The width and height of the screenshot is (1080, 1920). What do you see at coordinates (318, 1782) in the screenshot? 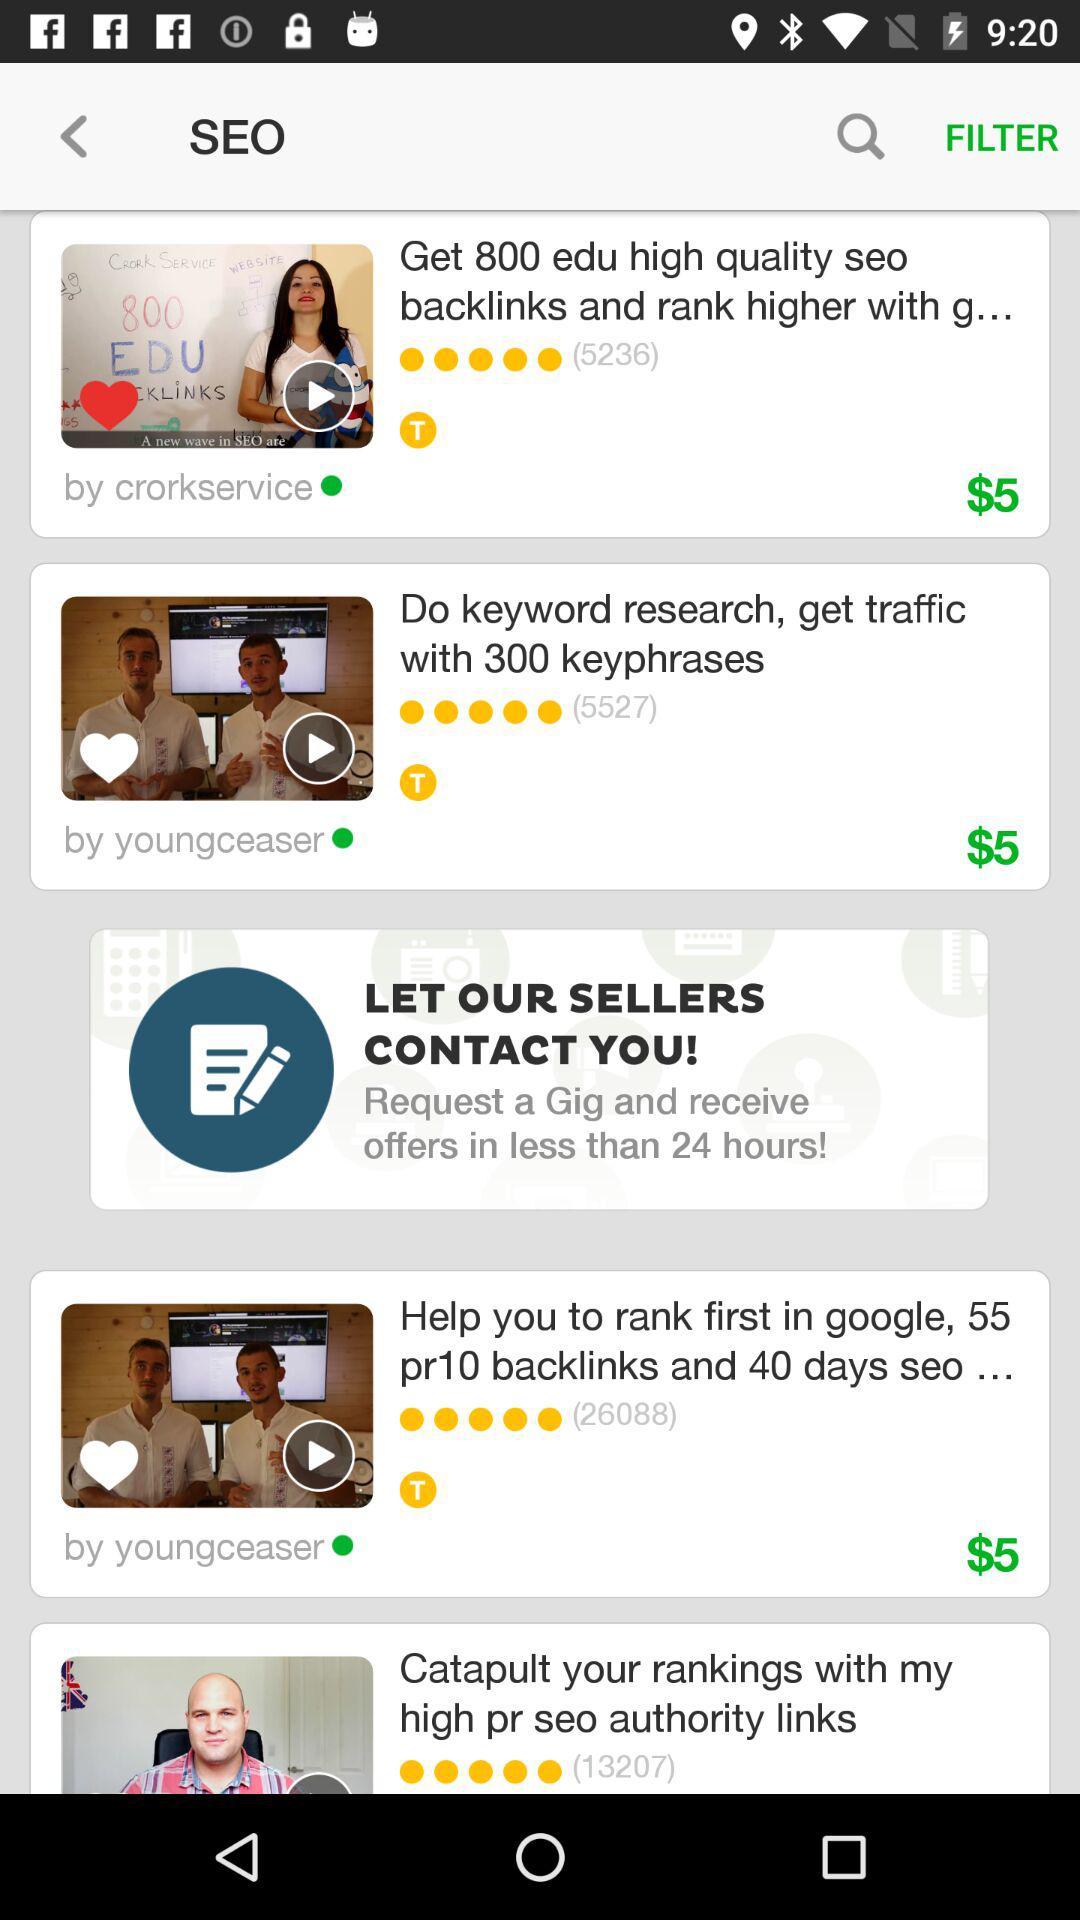
I see `this video` at bounding box center [318, 1782].